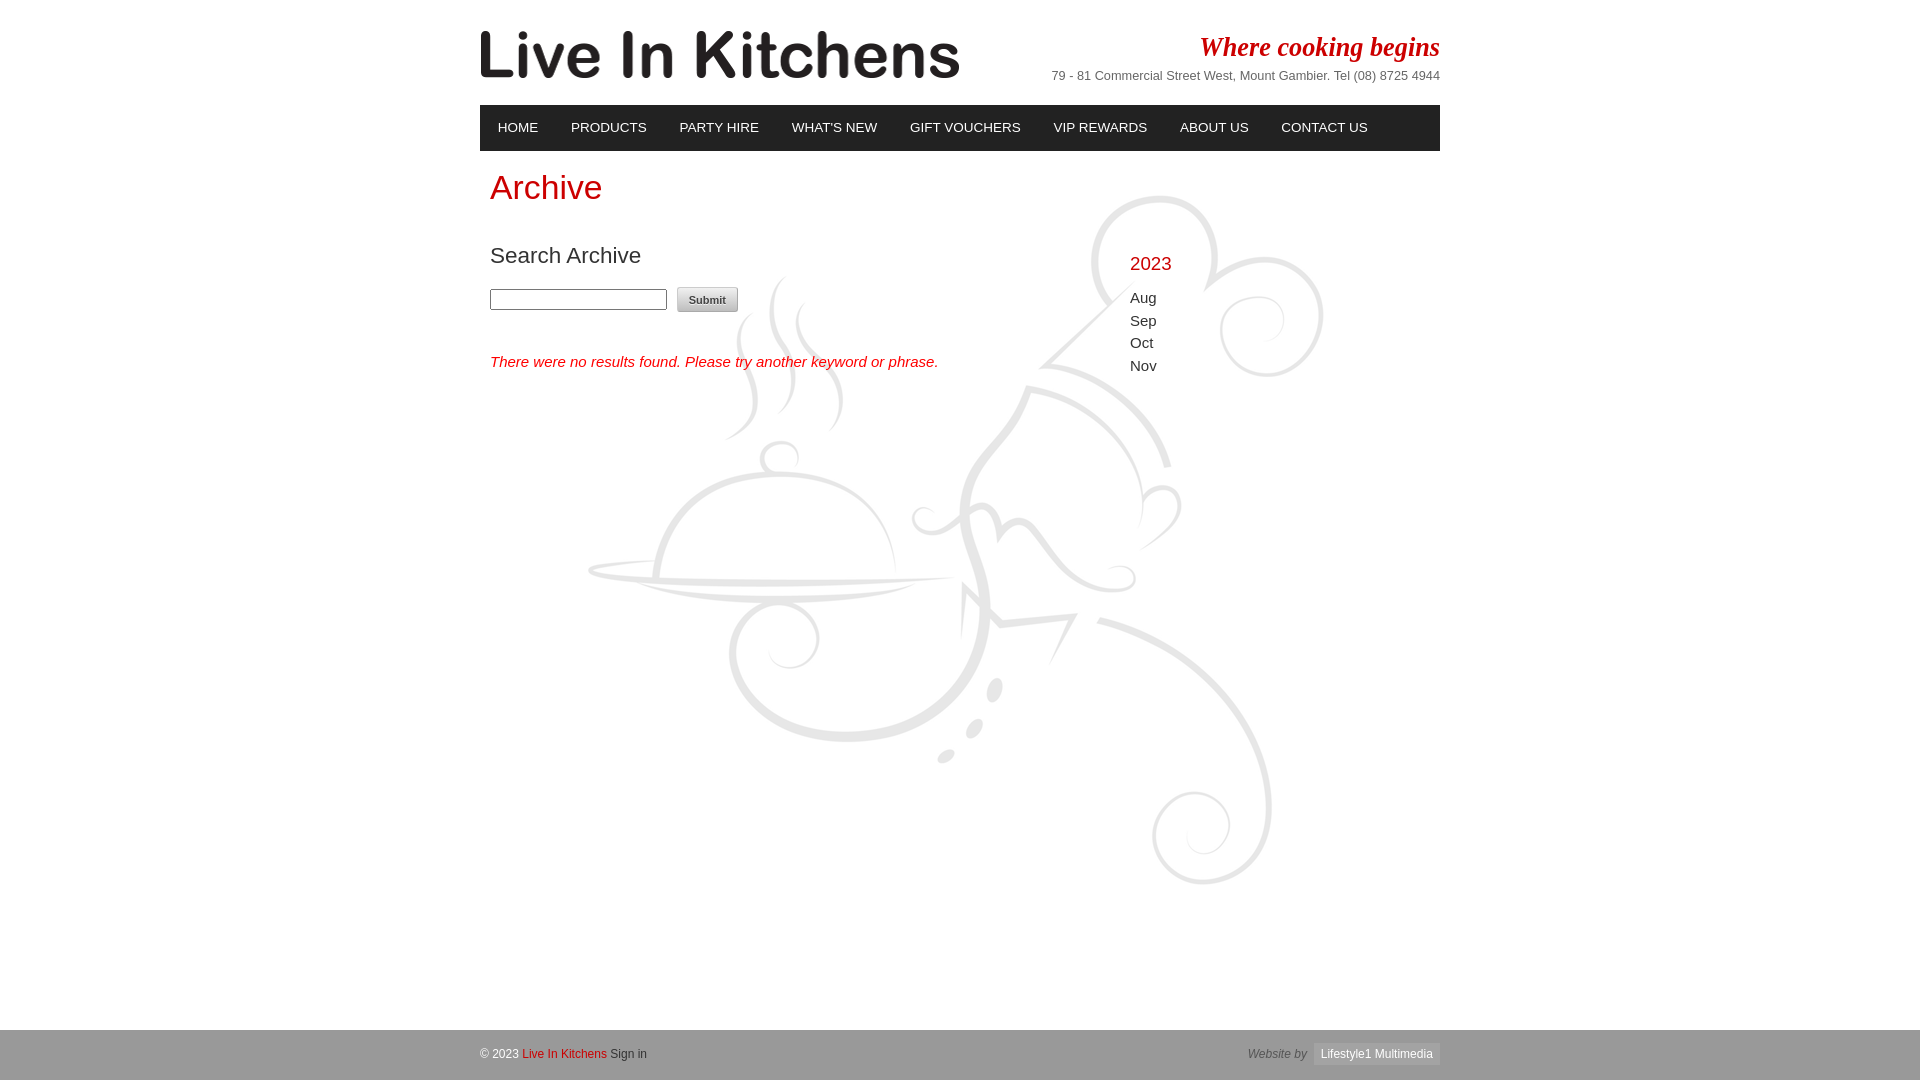 This screenshot has width=1920, height=1080. I want to click on 'Aug', so click(1143, 297).